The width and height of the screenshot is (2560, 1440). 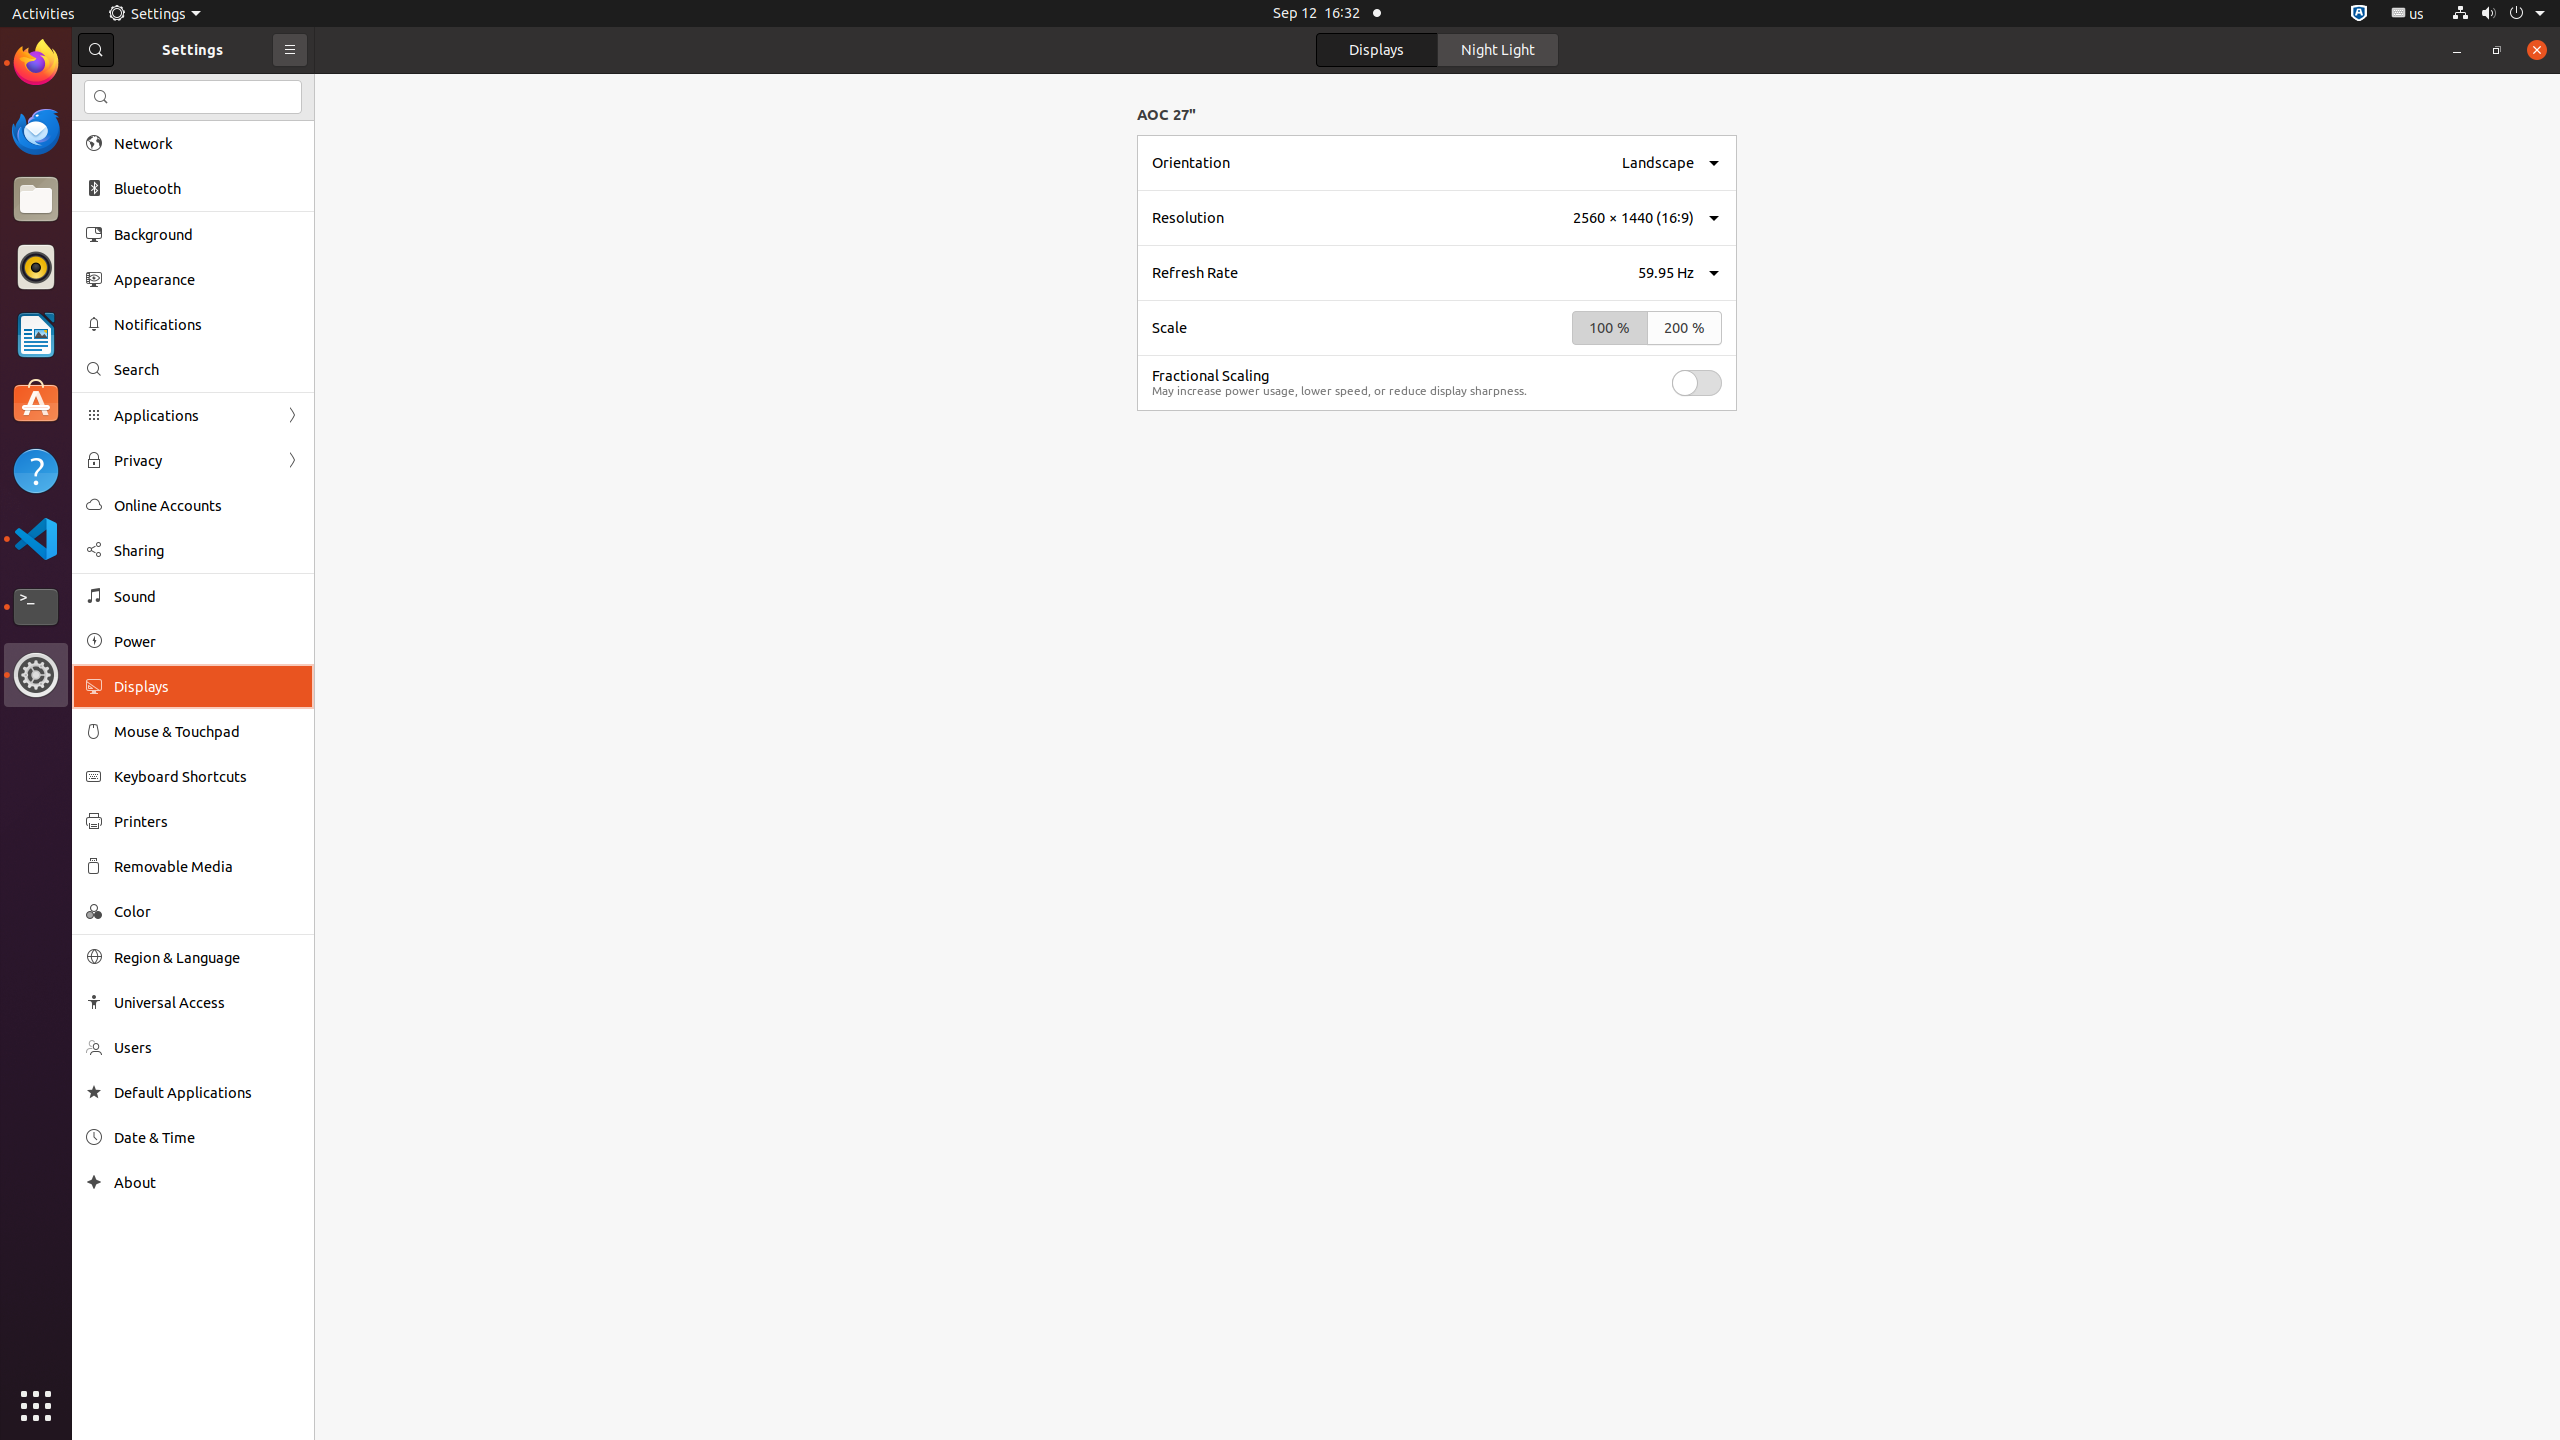 What do you see at coordinates (207, 595) in the screenshot?
I see `'Sound'` at bounding box center [207, 595].